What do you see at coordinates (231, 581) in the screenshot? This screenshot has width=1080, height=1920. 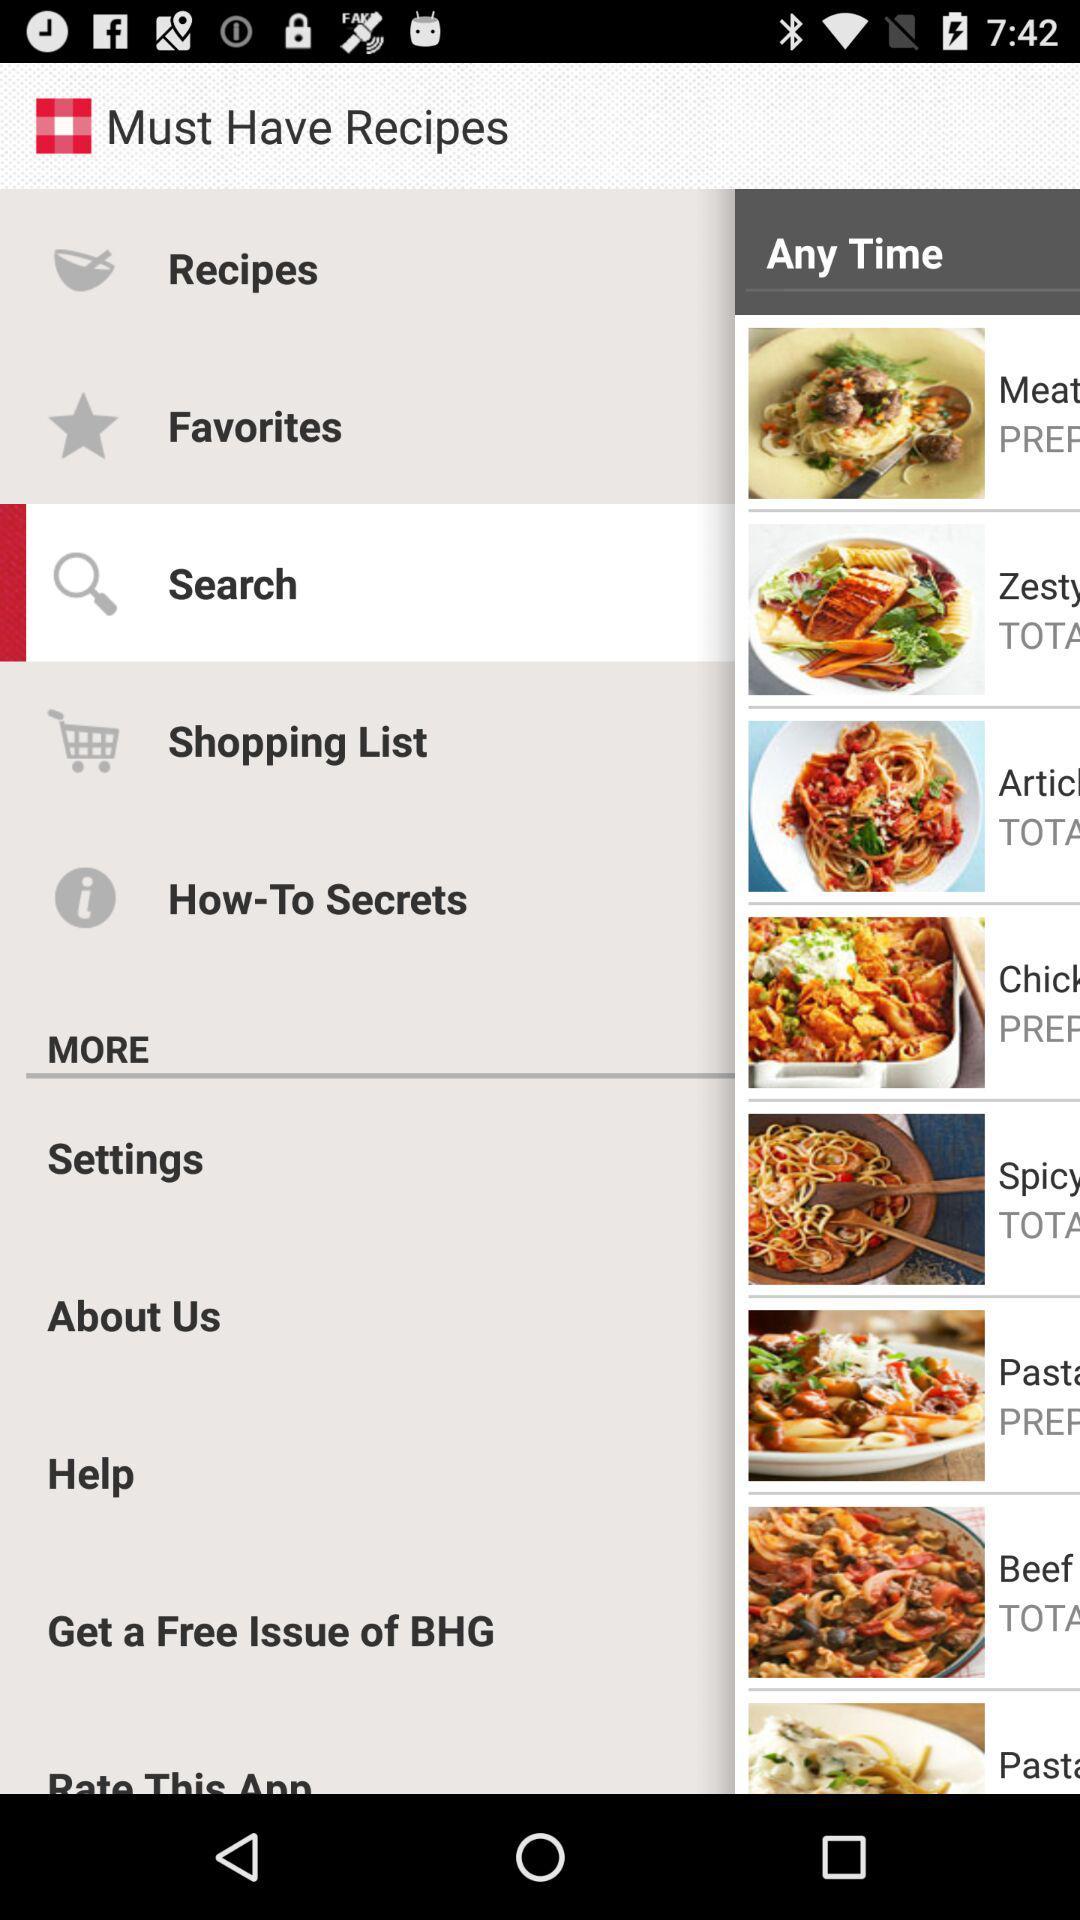 I see `the app below the favorites app` at bounding box center [231, 581].